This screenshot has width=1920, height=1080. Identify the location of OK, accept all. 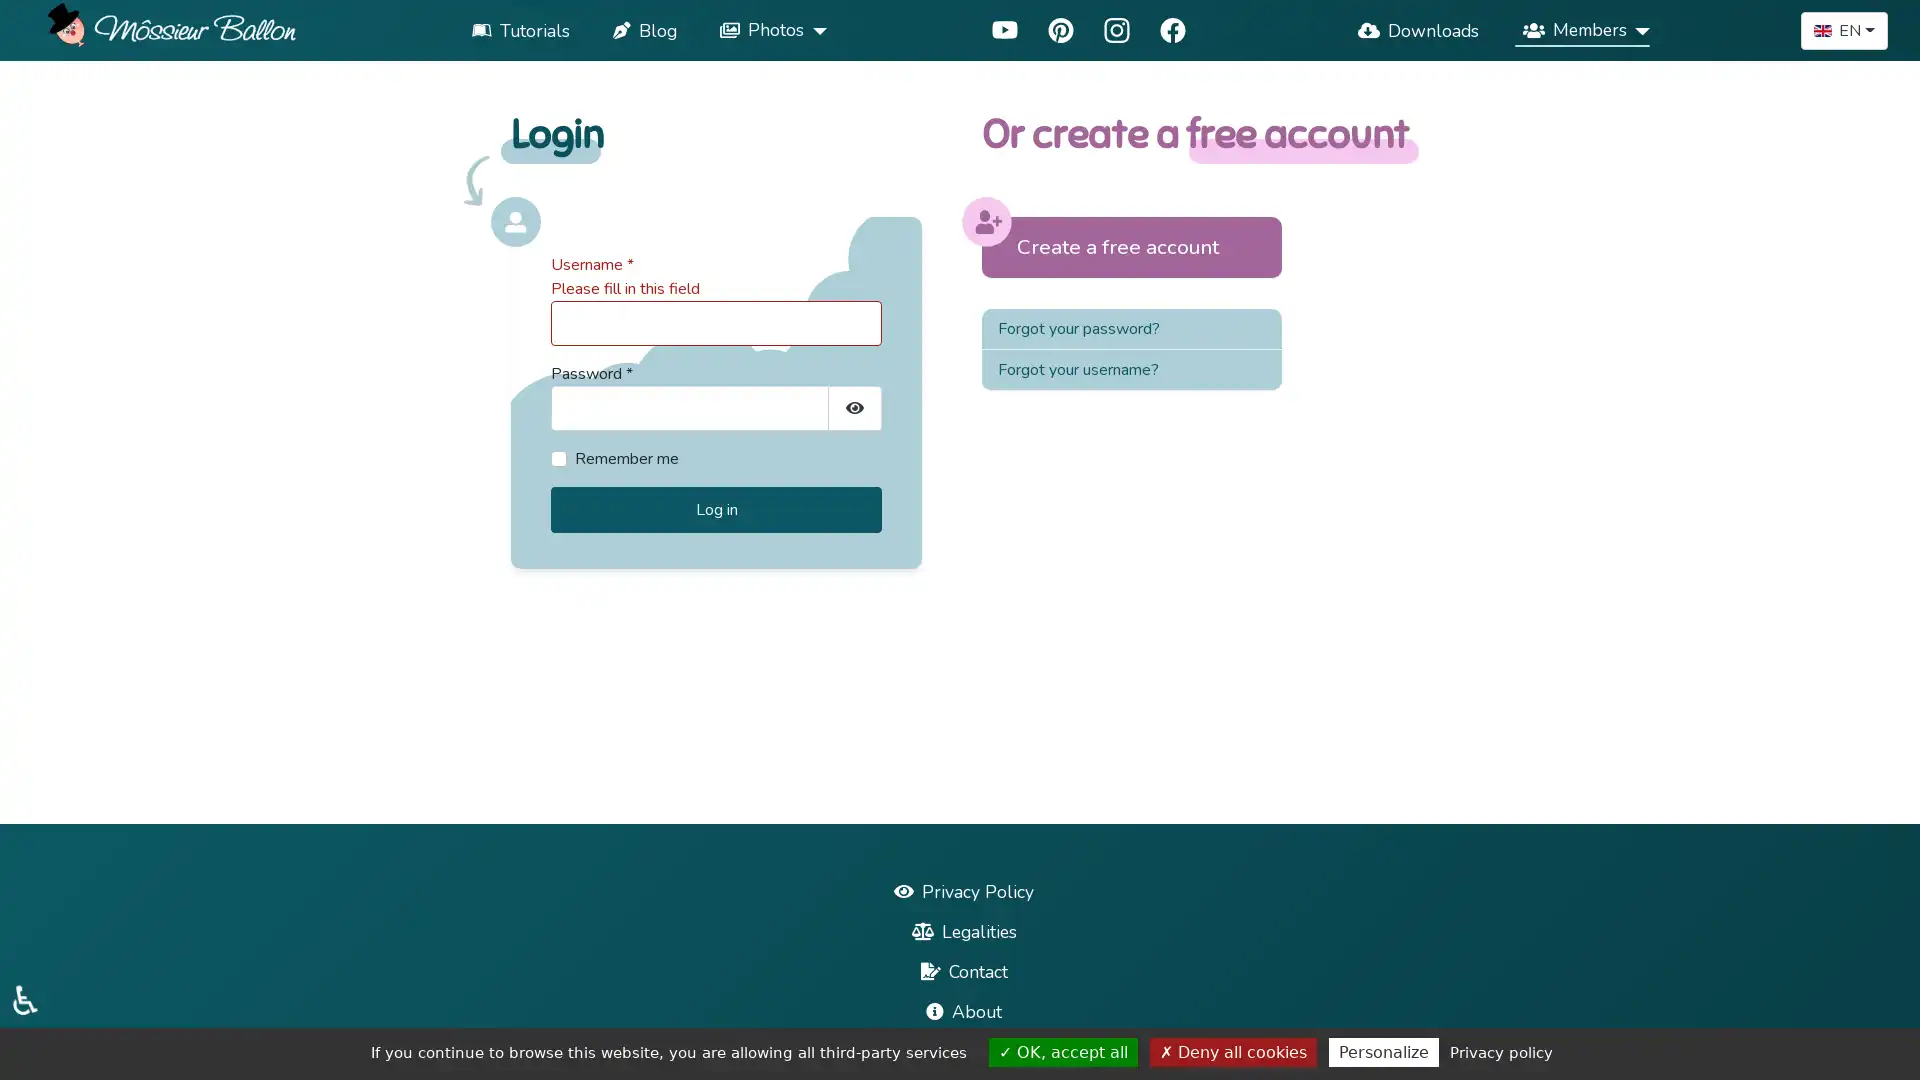
(1062, 1051).